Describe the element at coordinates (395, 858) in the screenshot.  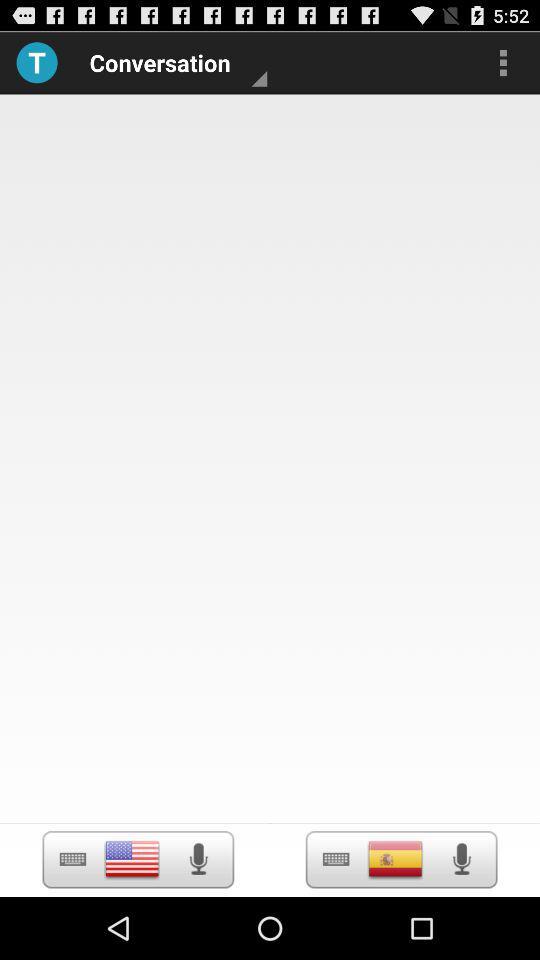
I see `country selection` at that location.